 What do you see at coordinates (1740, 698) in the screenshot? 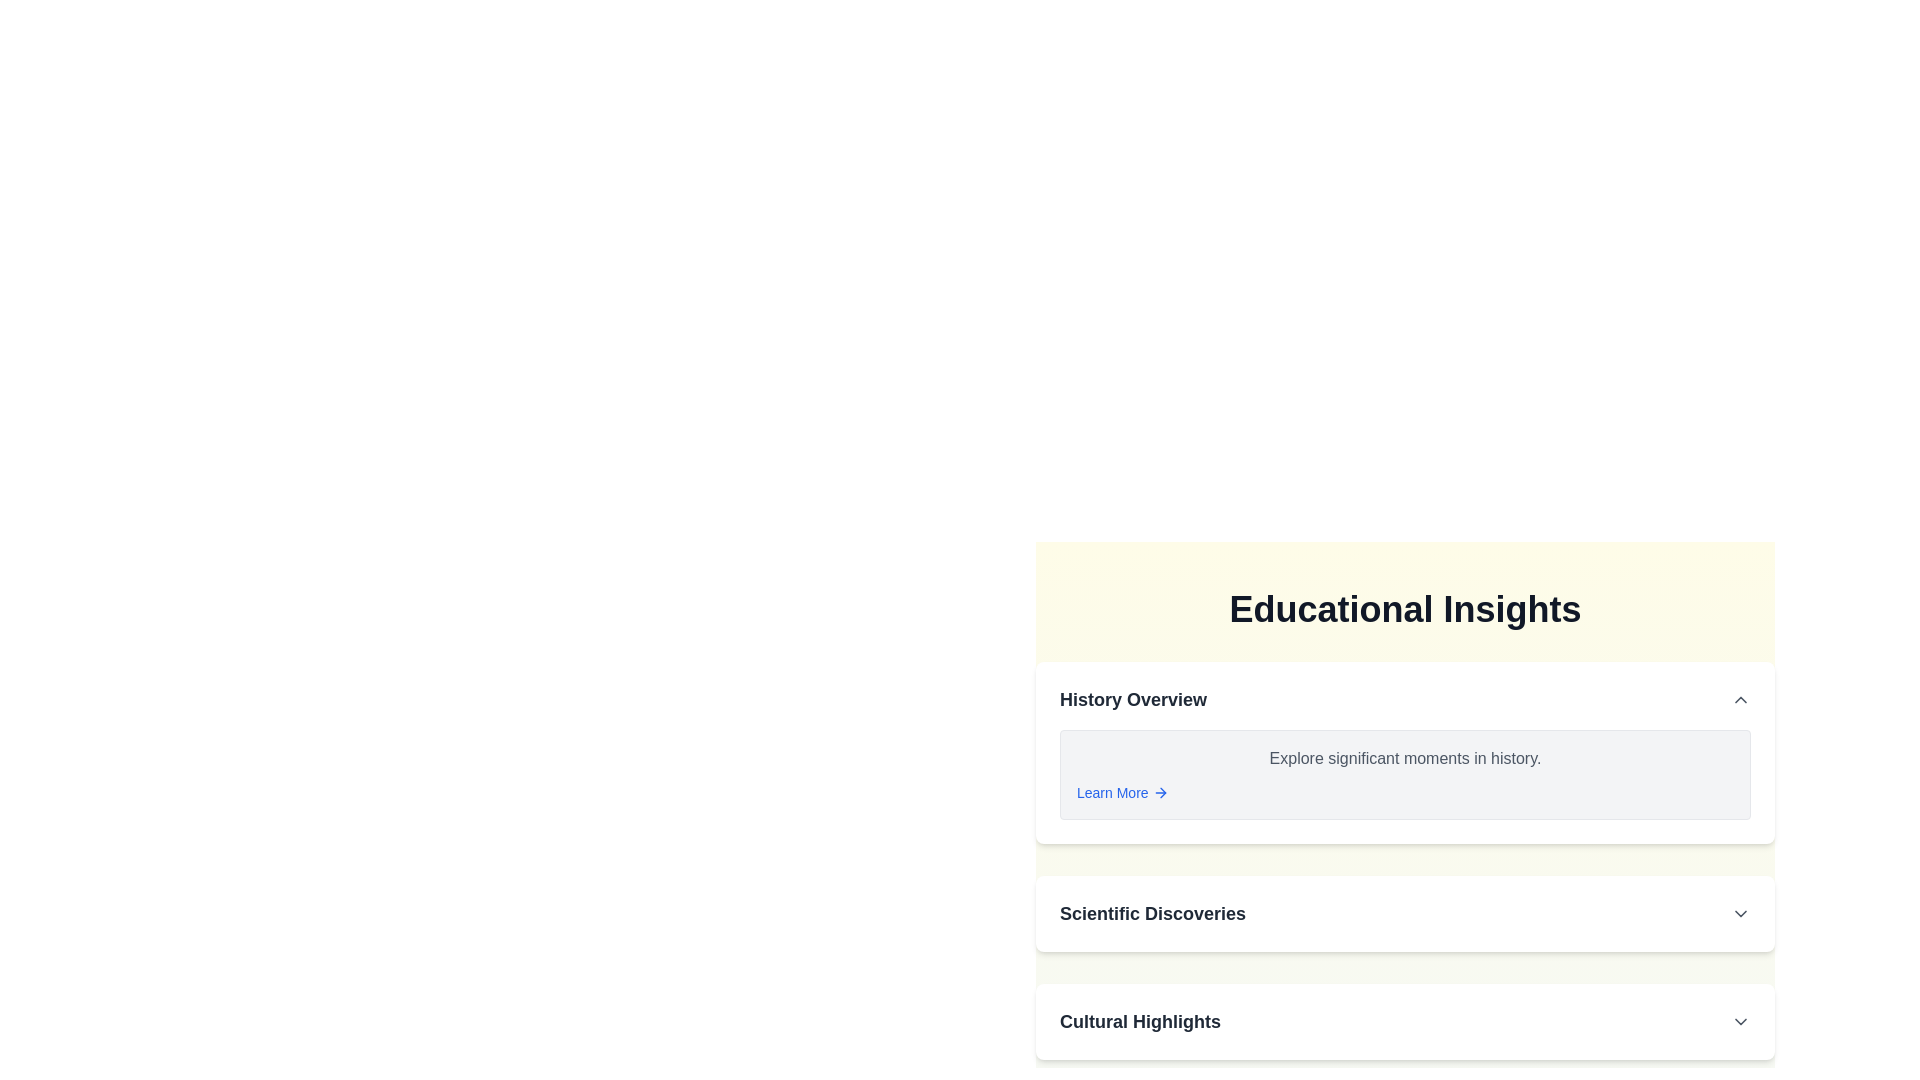
I see `the chevron-up icon button located at the top-right corner of the 'History Overview' header` at bounding box center [1740, 698].